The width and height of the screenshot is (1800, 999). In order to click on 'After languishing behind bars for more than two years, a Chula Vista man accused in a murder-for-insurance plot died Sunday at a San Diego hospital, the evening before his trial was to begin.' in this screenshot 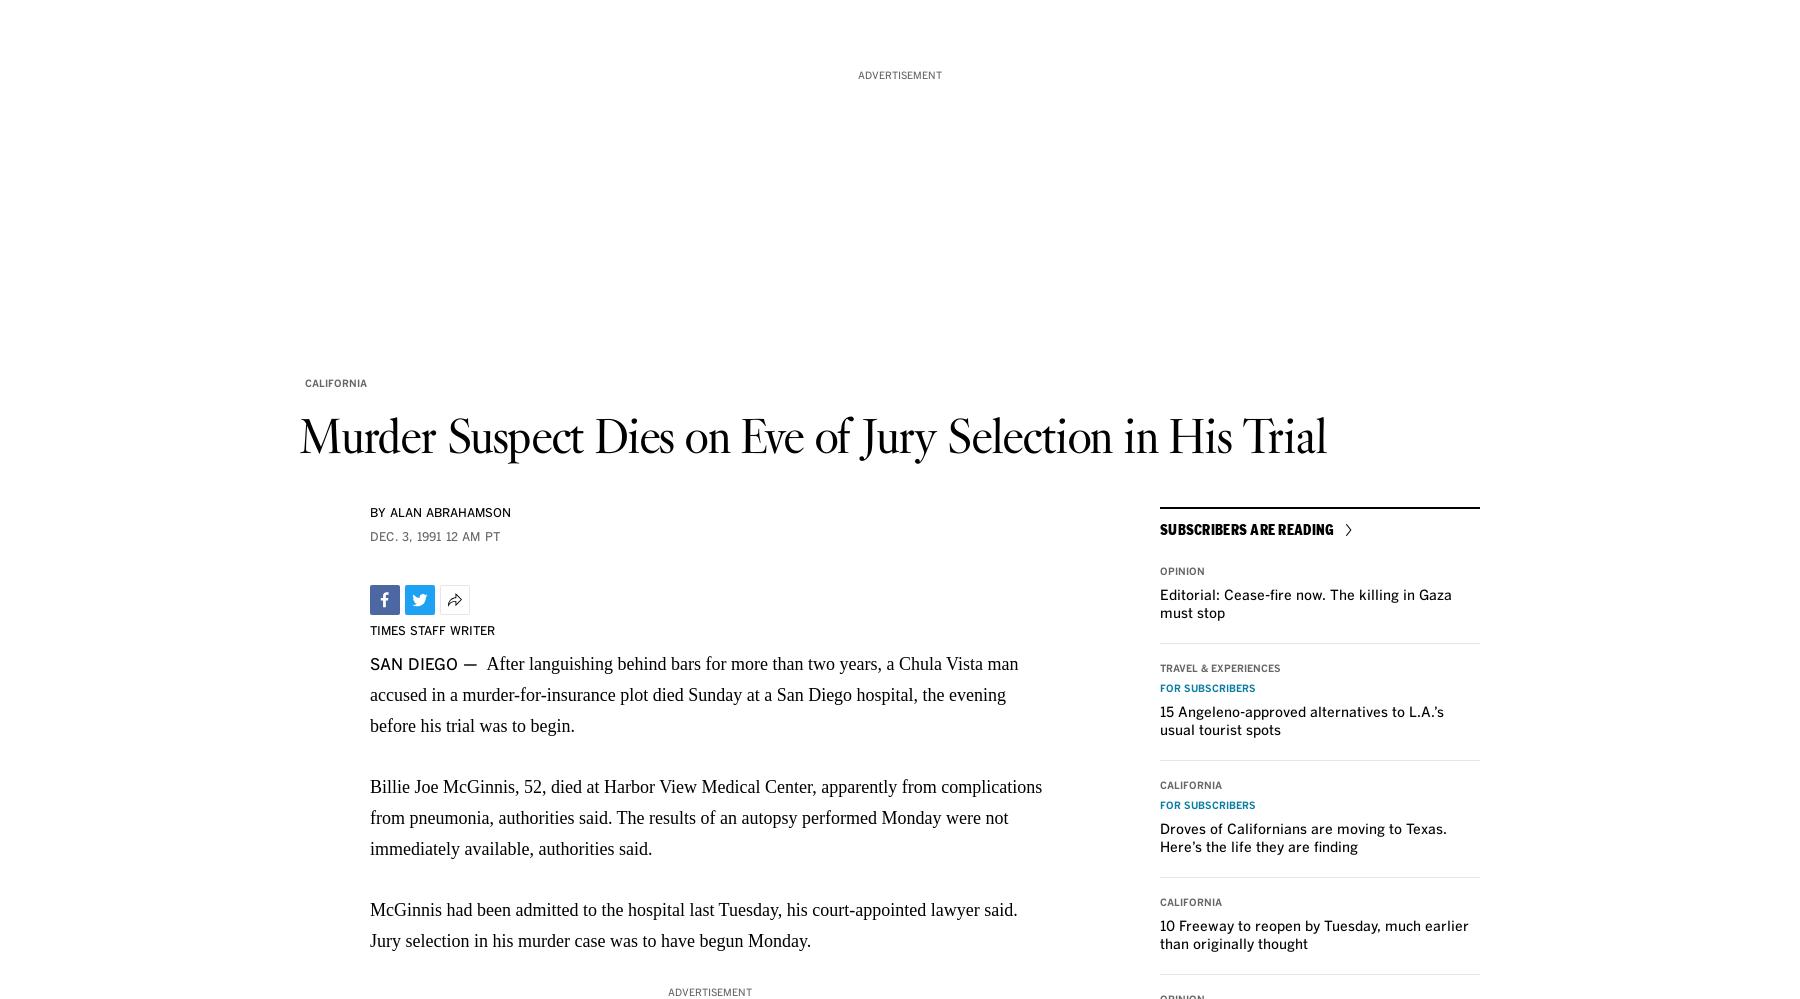, I will do `click(693, 695)`.